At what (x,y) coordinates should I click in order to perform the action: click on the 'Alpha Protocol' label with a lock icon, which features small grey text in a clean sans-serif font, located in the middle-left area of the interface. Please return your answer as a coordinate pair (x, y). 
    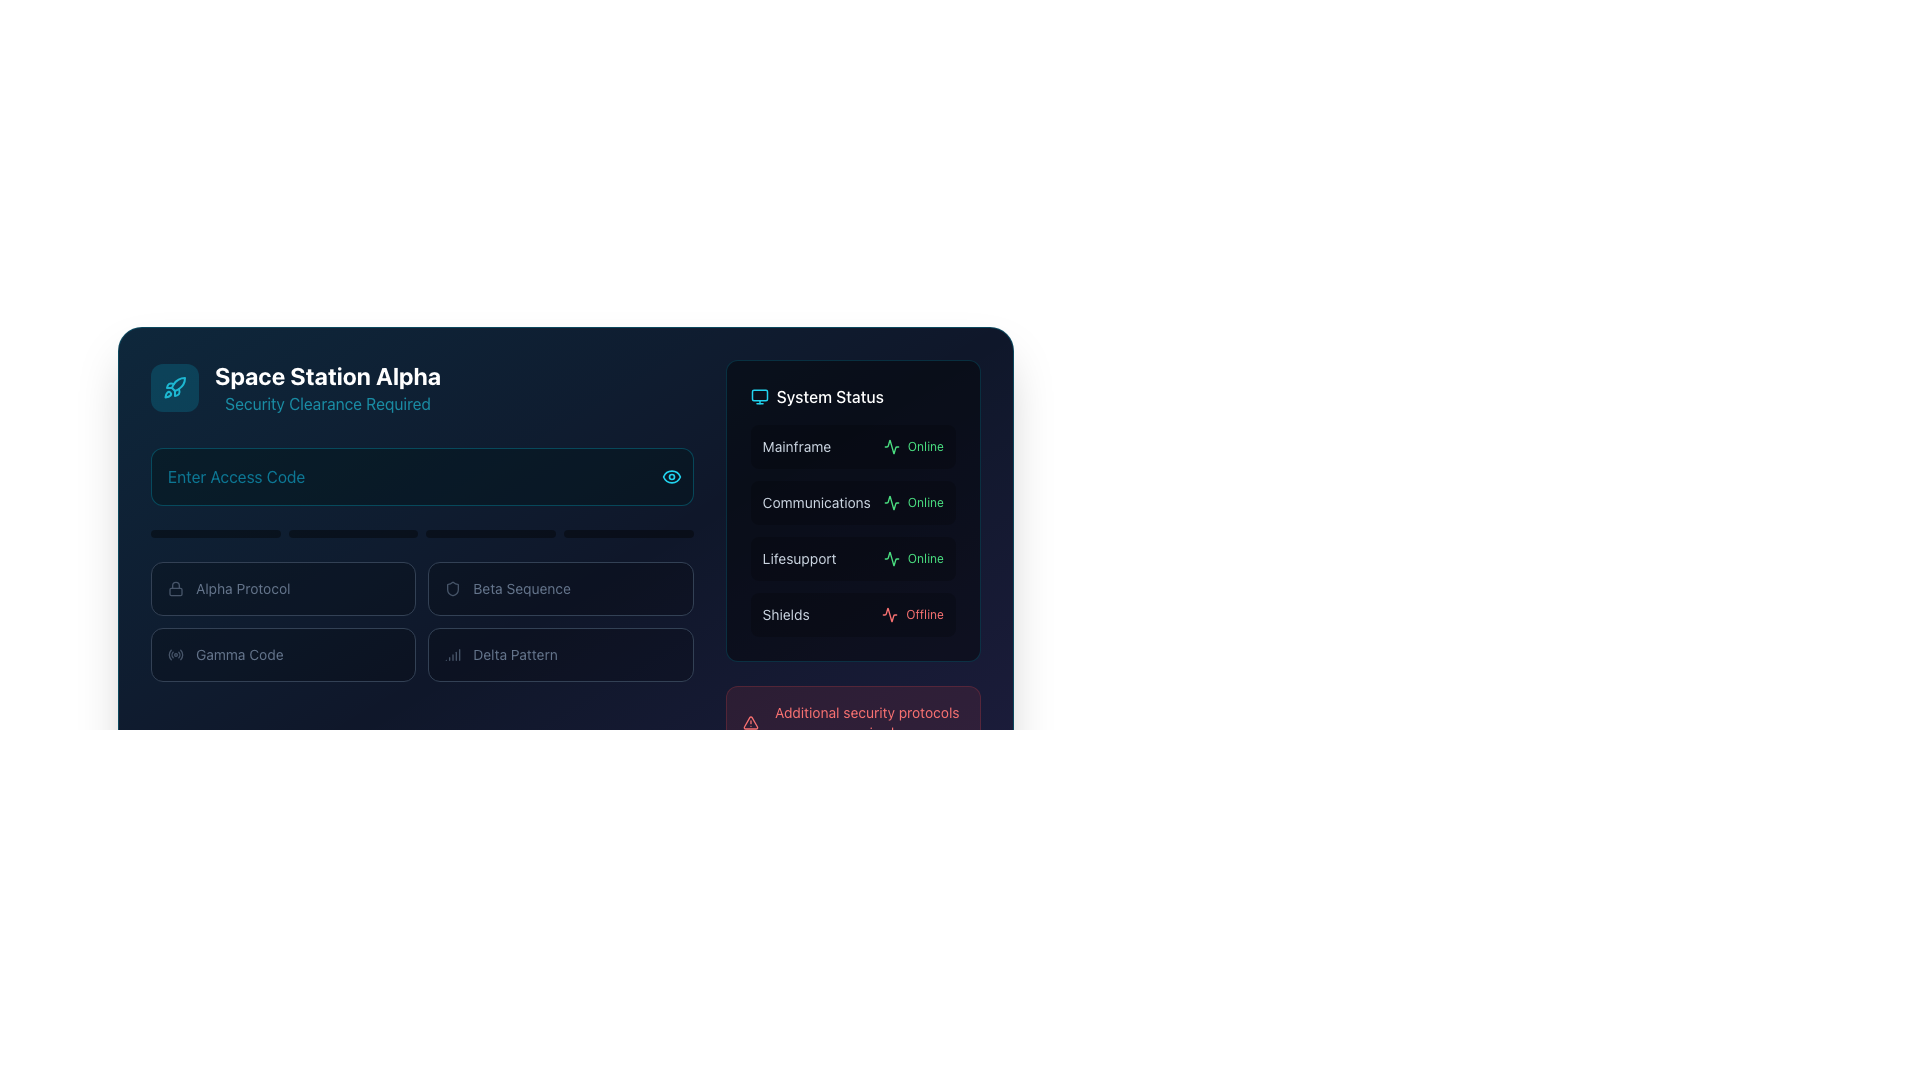
    Looking at the image, I should click on (282, 588).